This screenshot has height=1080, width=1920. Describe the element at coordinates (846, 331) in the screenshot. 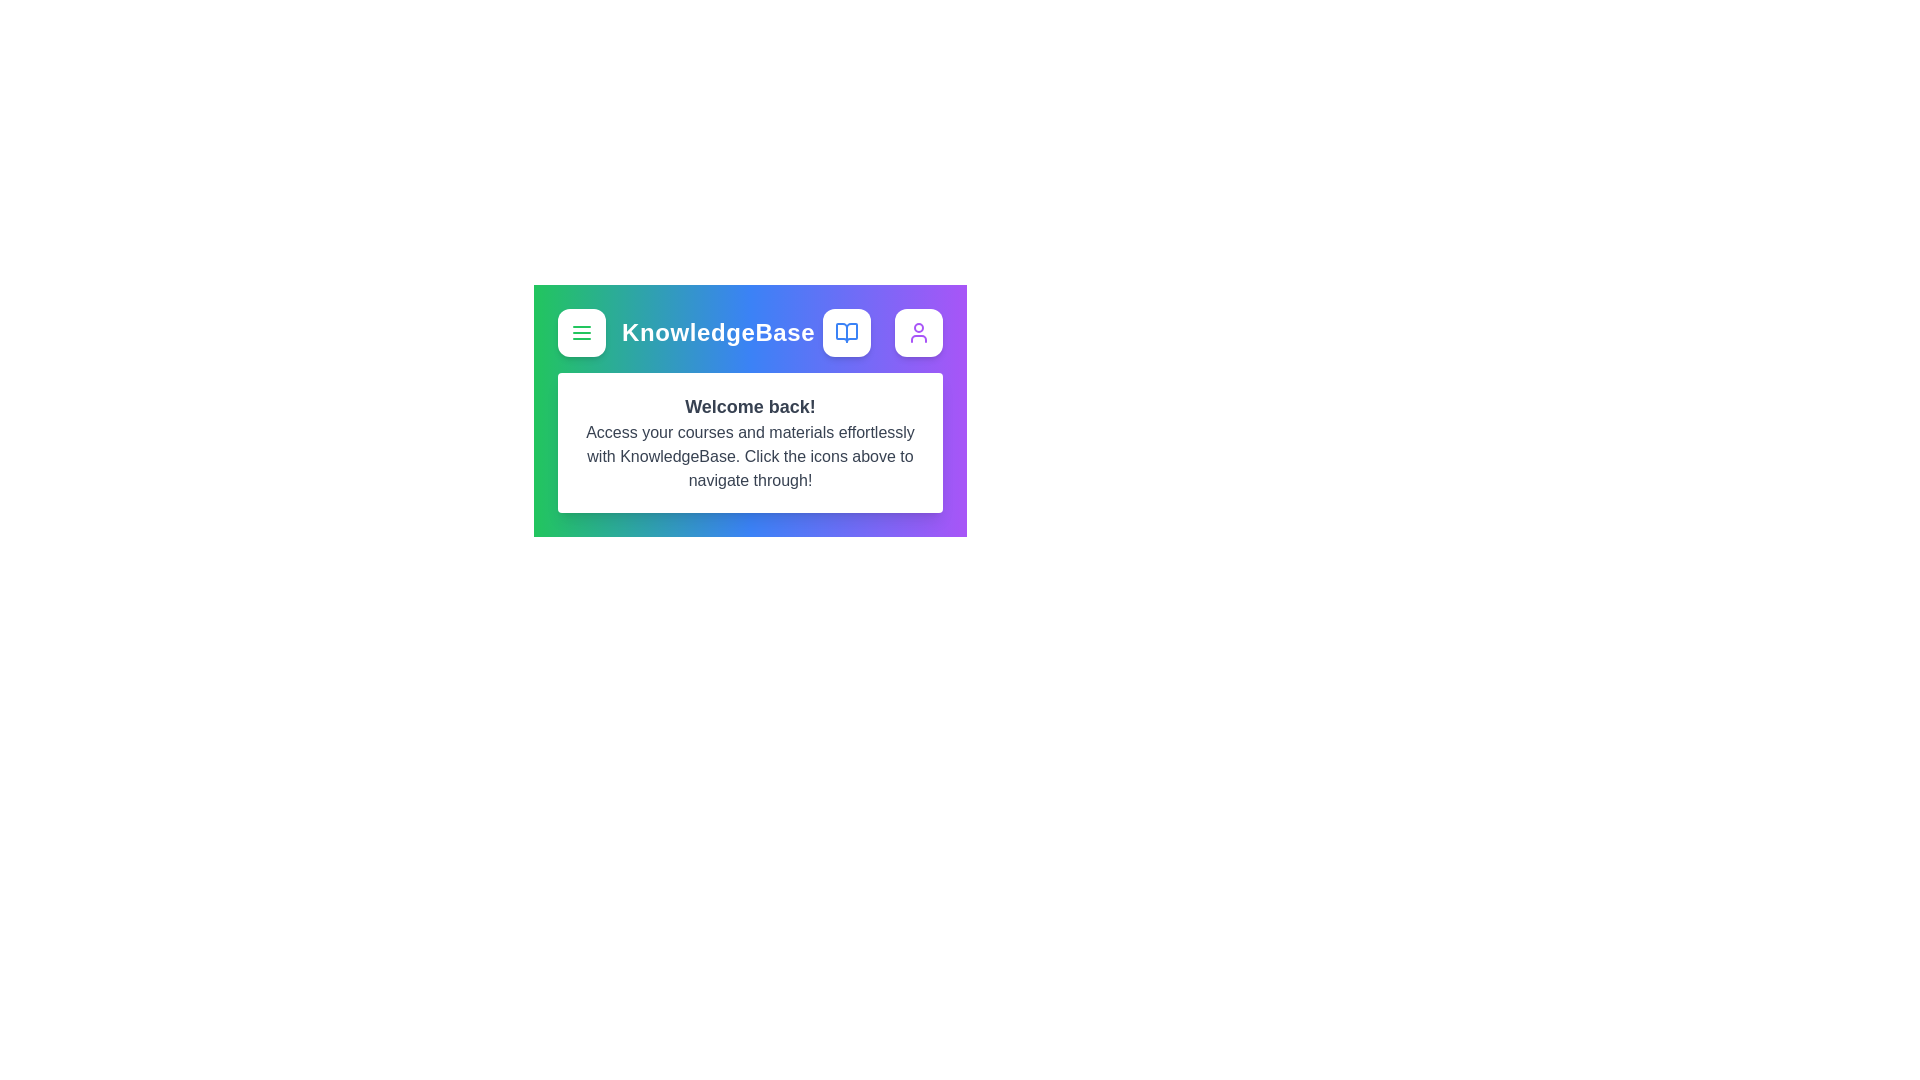

I see `the BookOpen icon to observe hover effects` at that location.